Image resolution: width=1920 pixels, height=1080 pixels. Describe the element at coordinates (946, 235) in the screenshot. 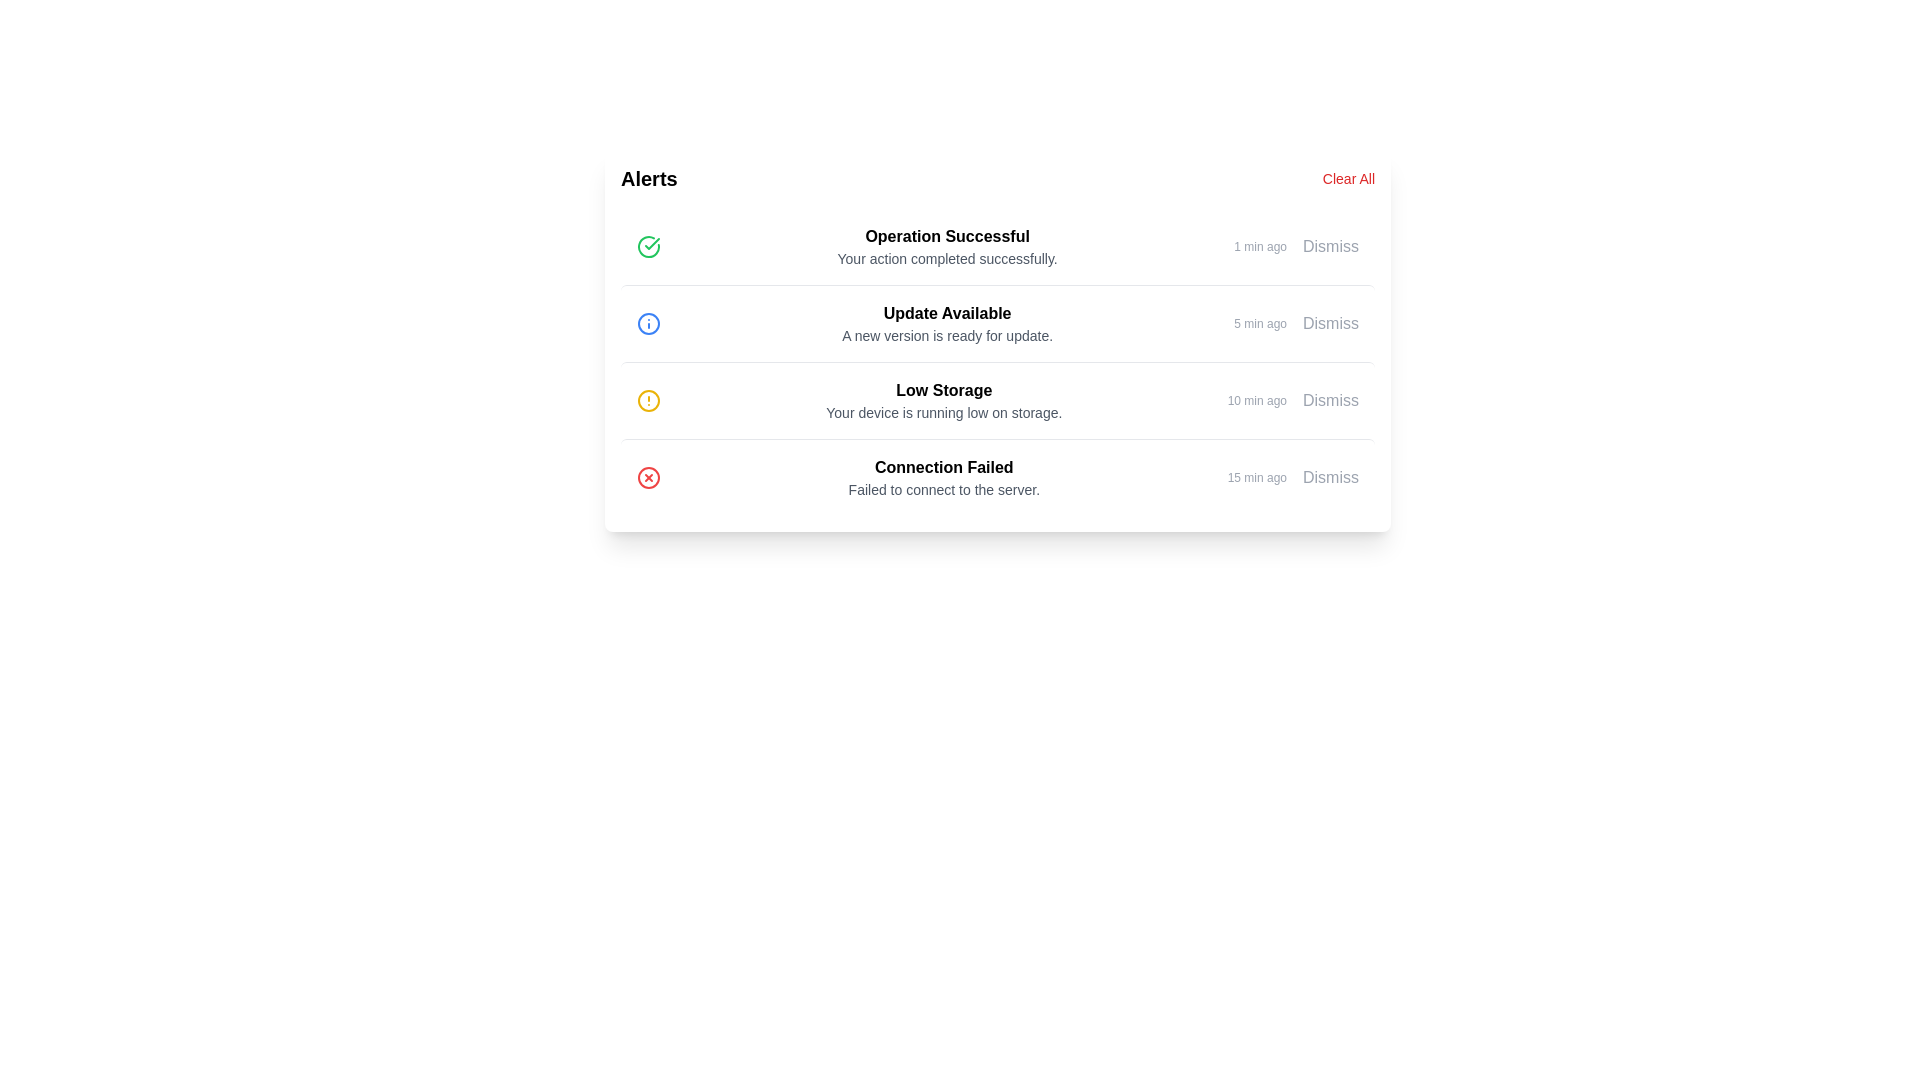

I see `the bold black text label that reads 'Operation Successful', prominently styled at the top of the notification list` at that location.